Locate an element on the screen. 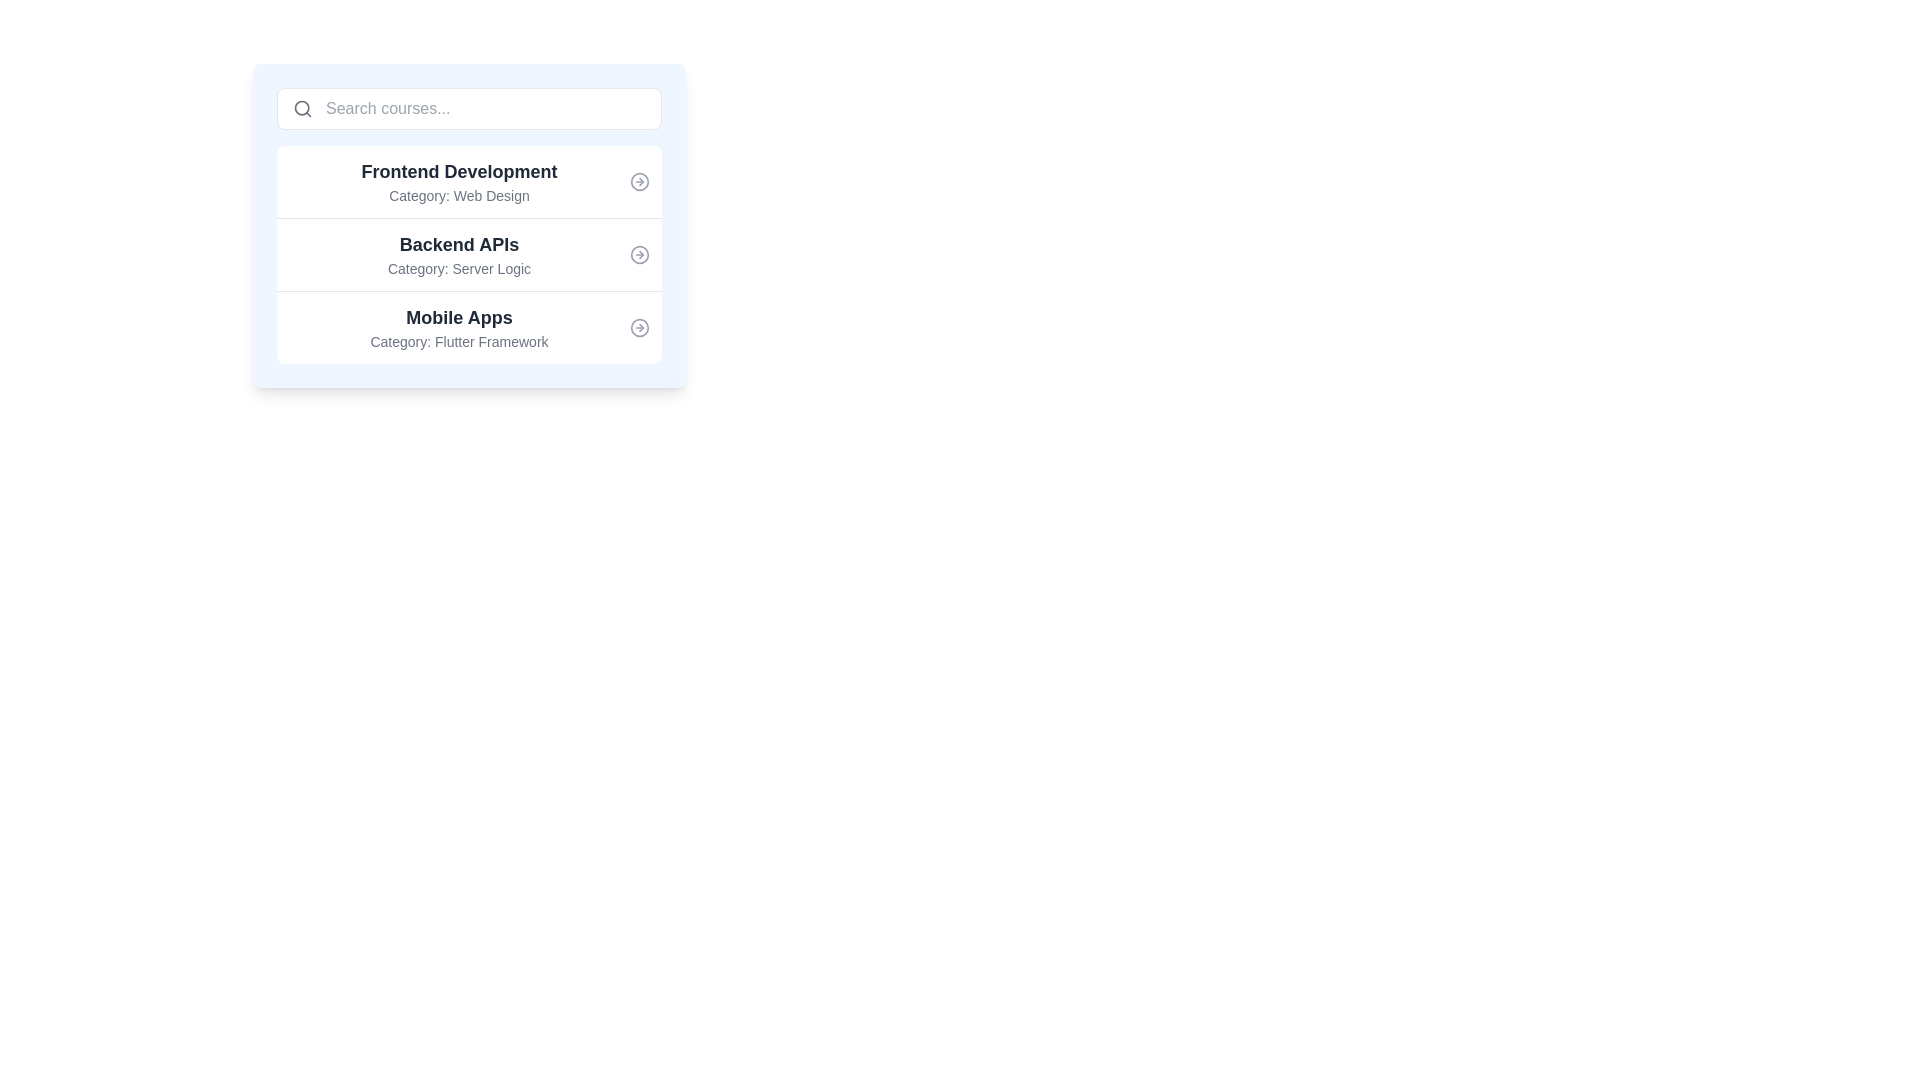 The height and width of the screenshot is (1080, 1920). the detailed page about 'Backend APIs' by clicking on the light blue card that lists 'Backend APIs' in the middle section is located at coordinates (468, 225).